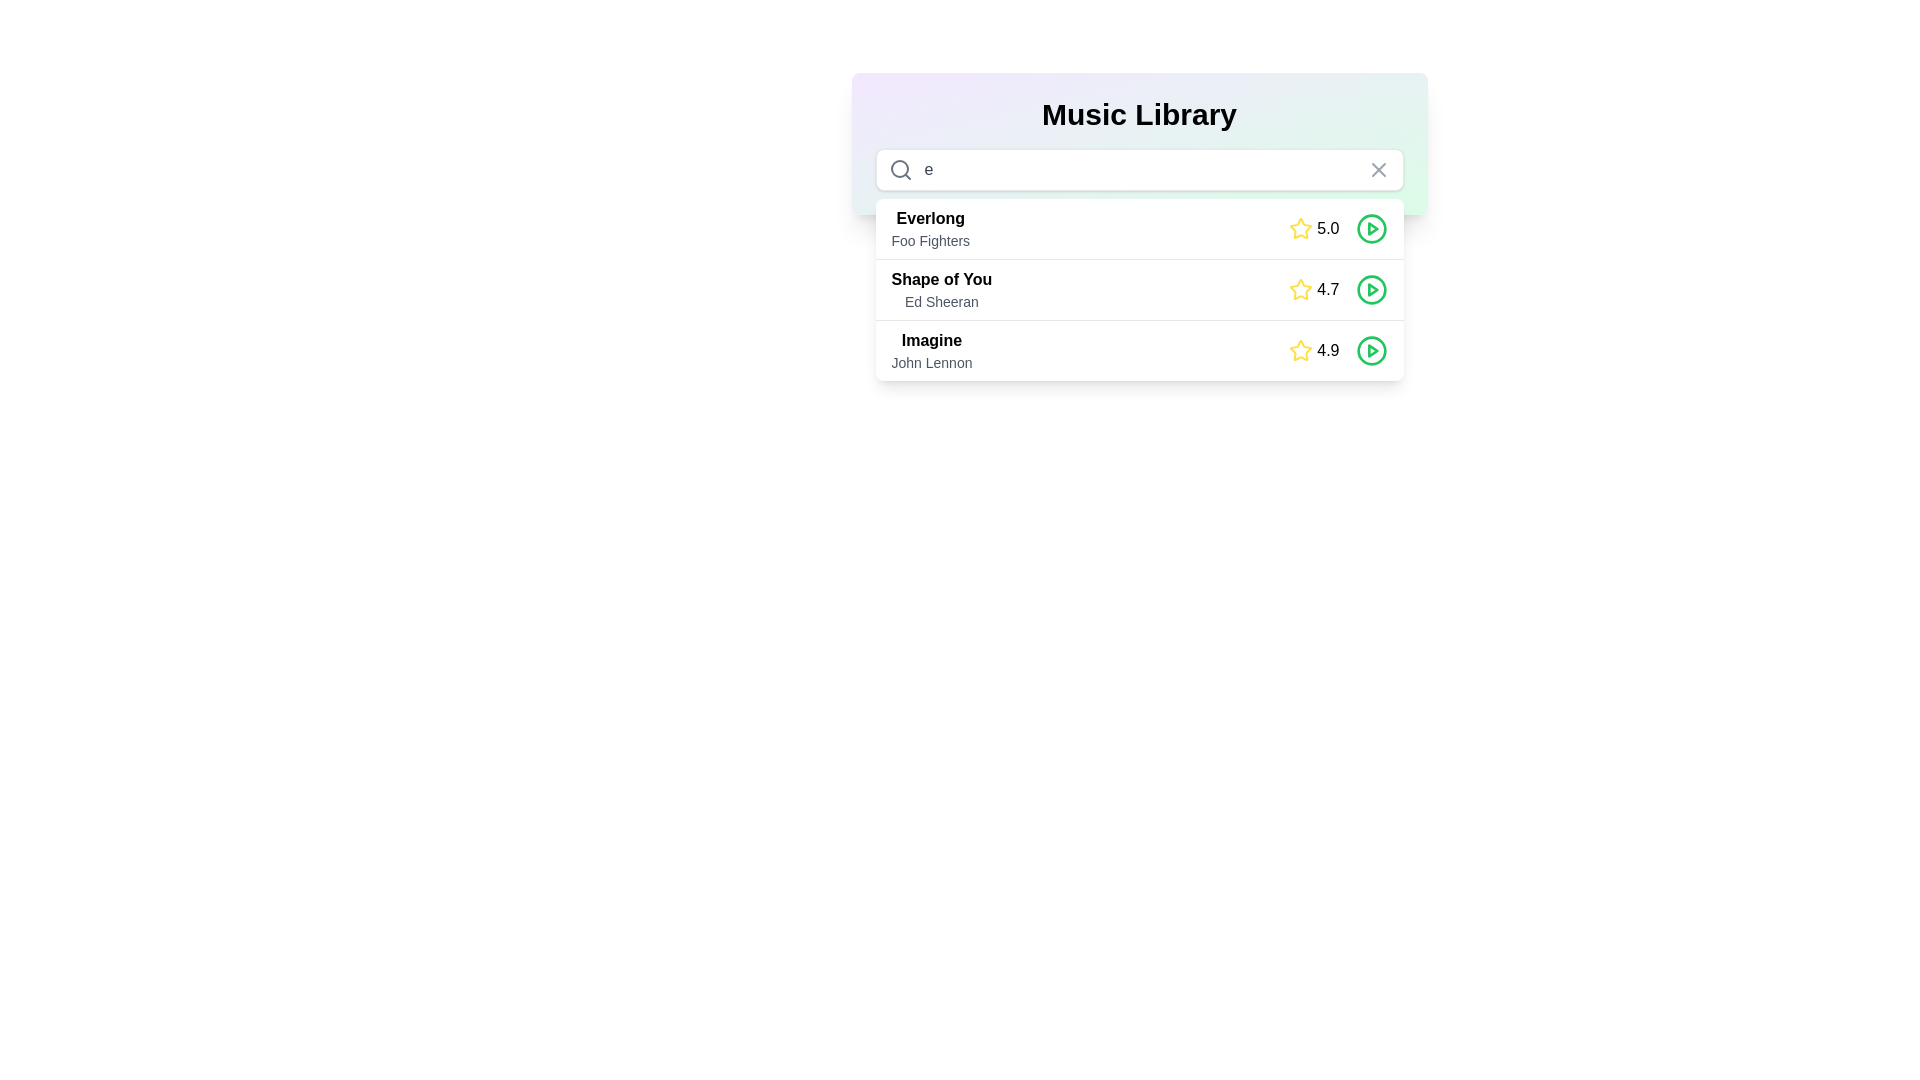  What do you see at coordinates (929, 227) in the screenshot?
I see `the text block displaying 'Everlong' by 'Foo Fighters'` at bounding box center [929, 227].